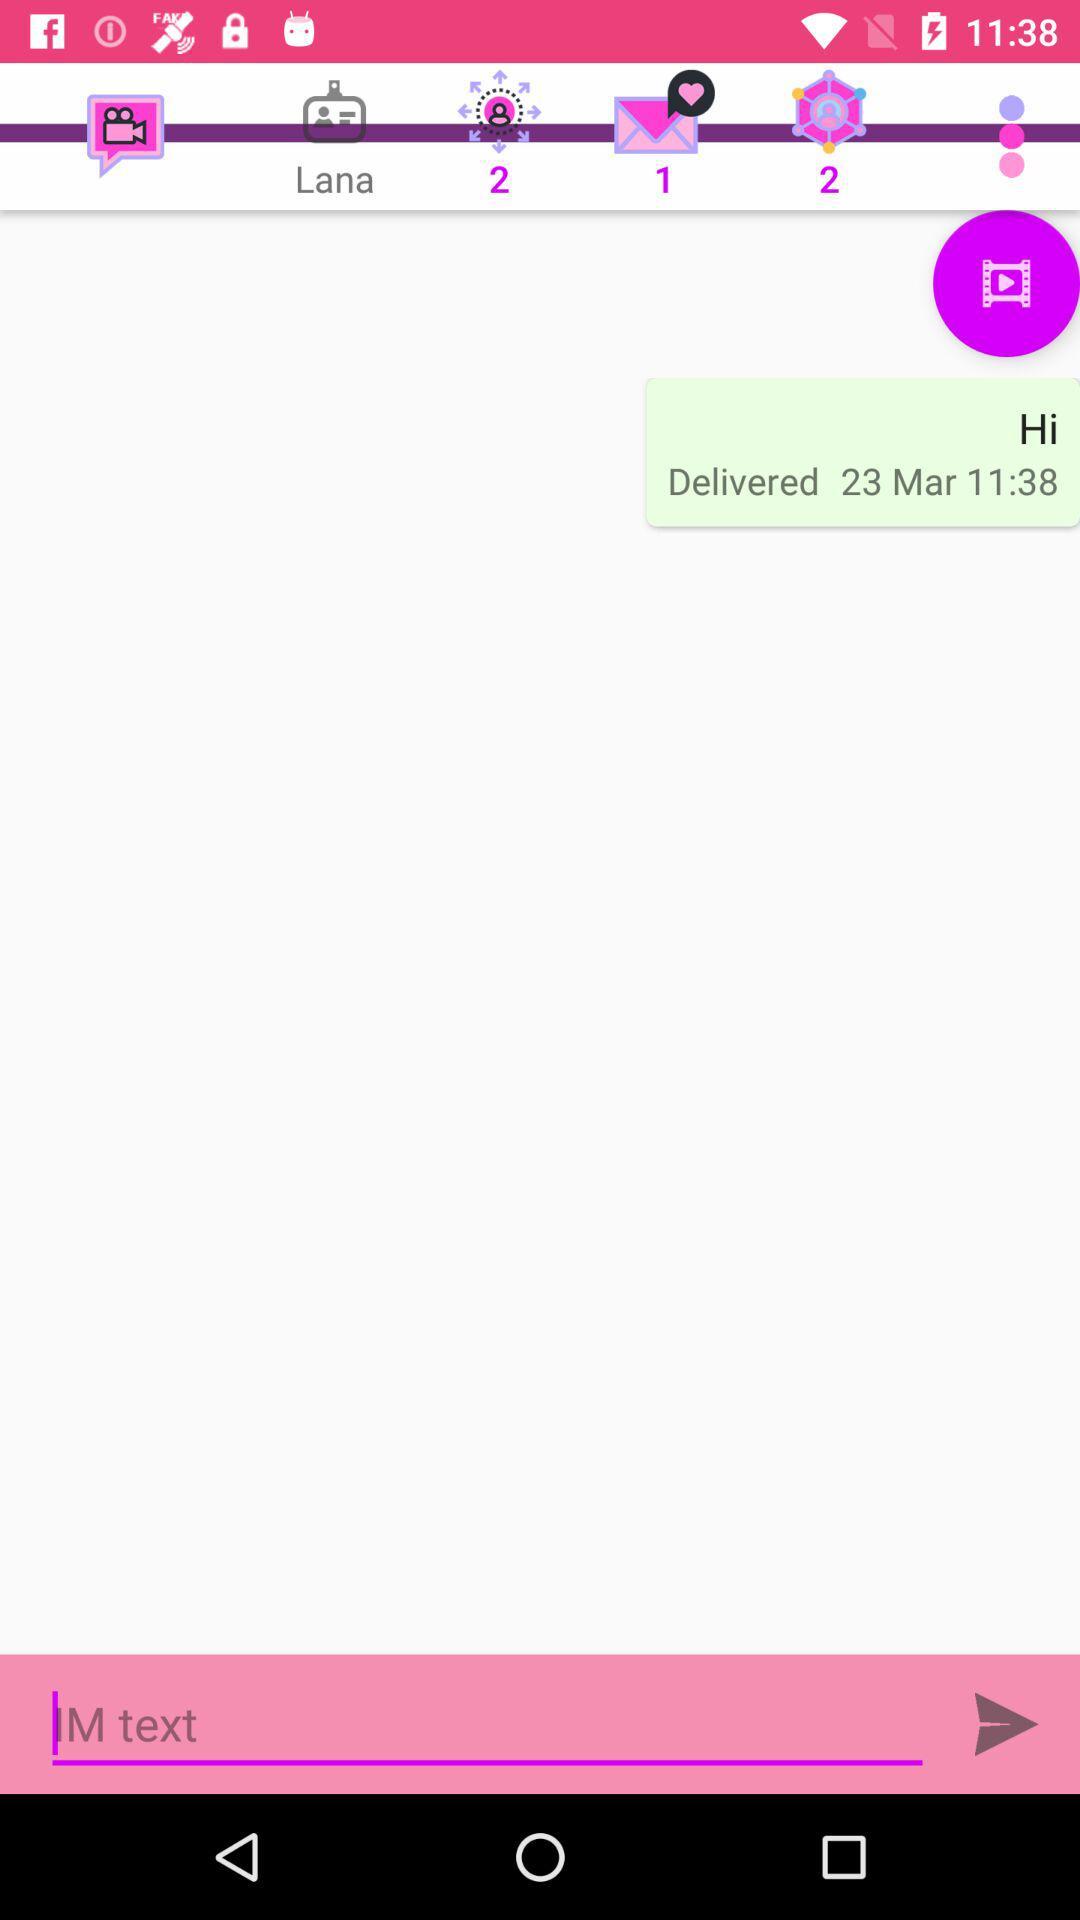 This screenshot has width=1080, height=1920. I want to click on type text message option, so click(487, 1723).